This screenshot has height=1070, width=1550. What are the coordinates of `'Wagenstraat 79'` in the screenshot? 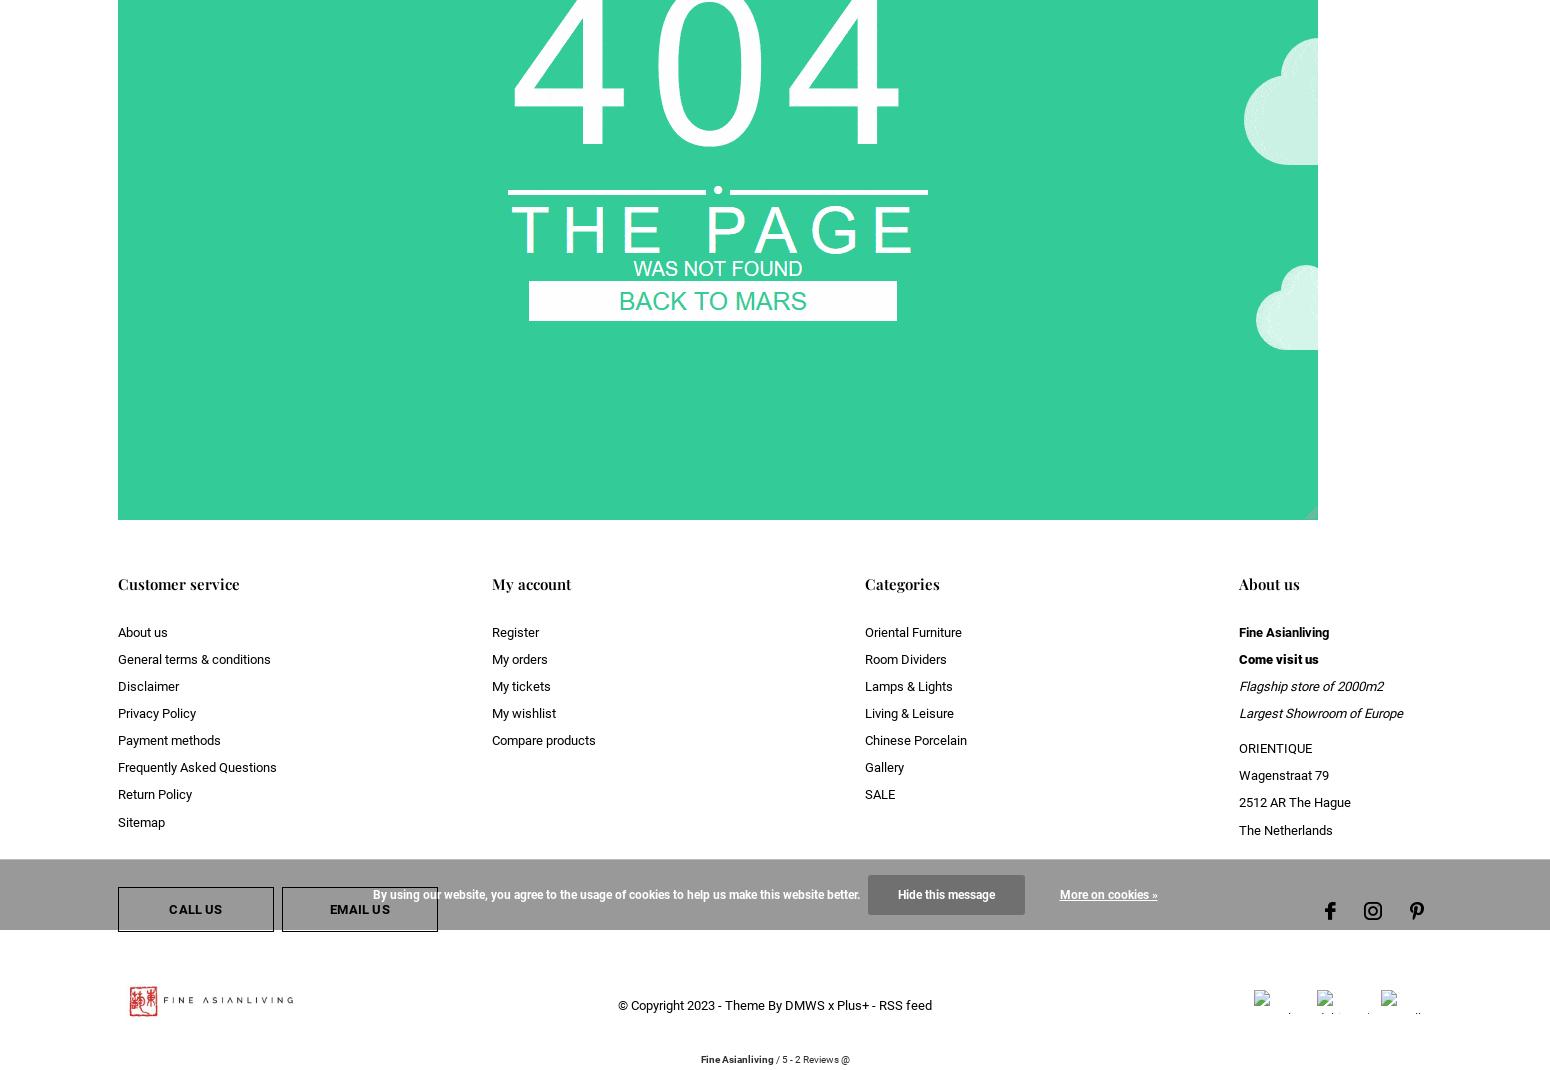 It's located at (1281, 774).